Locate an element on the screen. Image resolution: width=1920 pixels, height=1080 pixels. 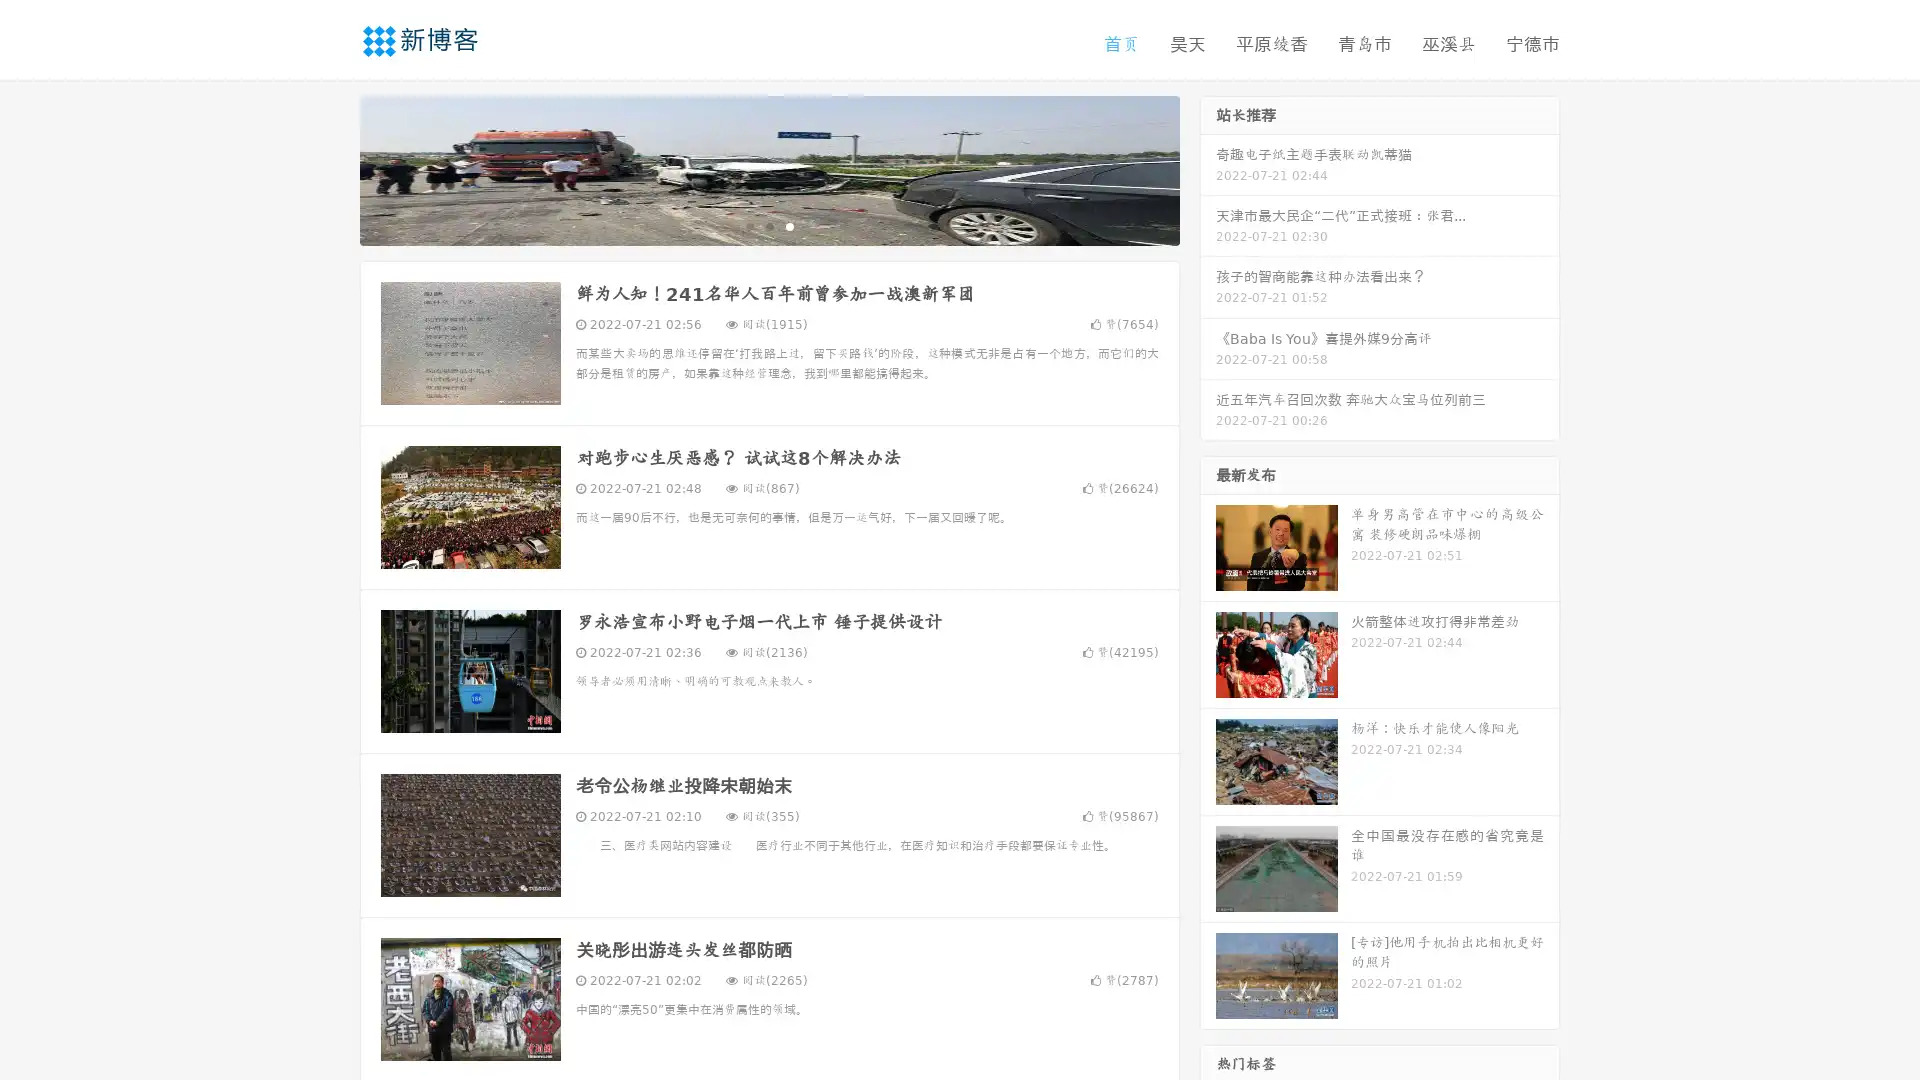
Go to slide 3 is located at coordinates (789, 225).